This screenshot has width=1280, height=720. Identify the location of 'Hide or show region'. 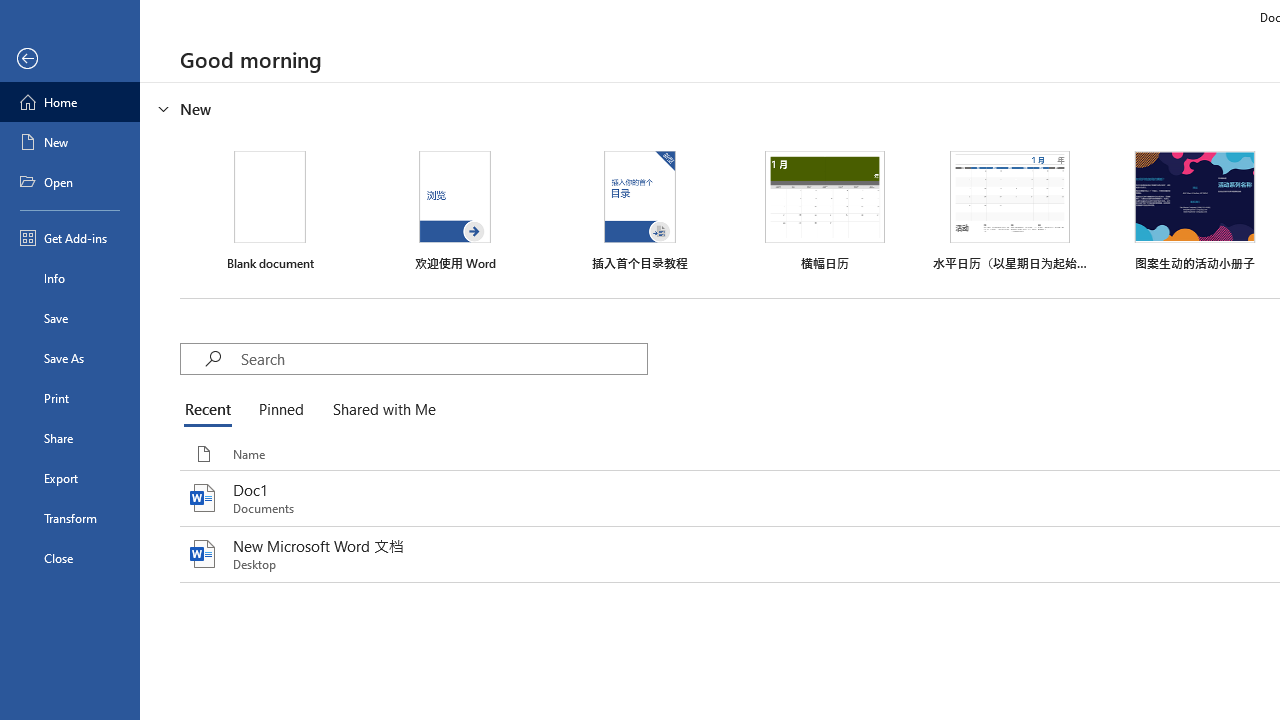
(164, 109).